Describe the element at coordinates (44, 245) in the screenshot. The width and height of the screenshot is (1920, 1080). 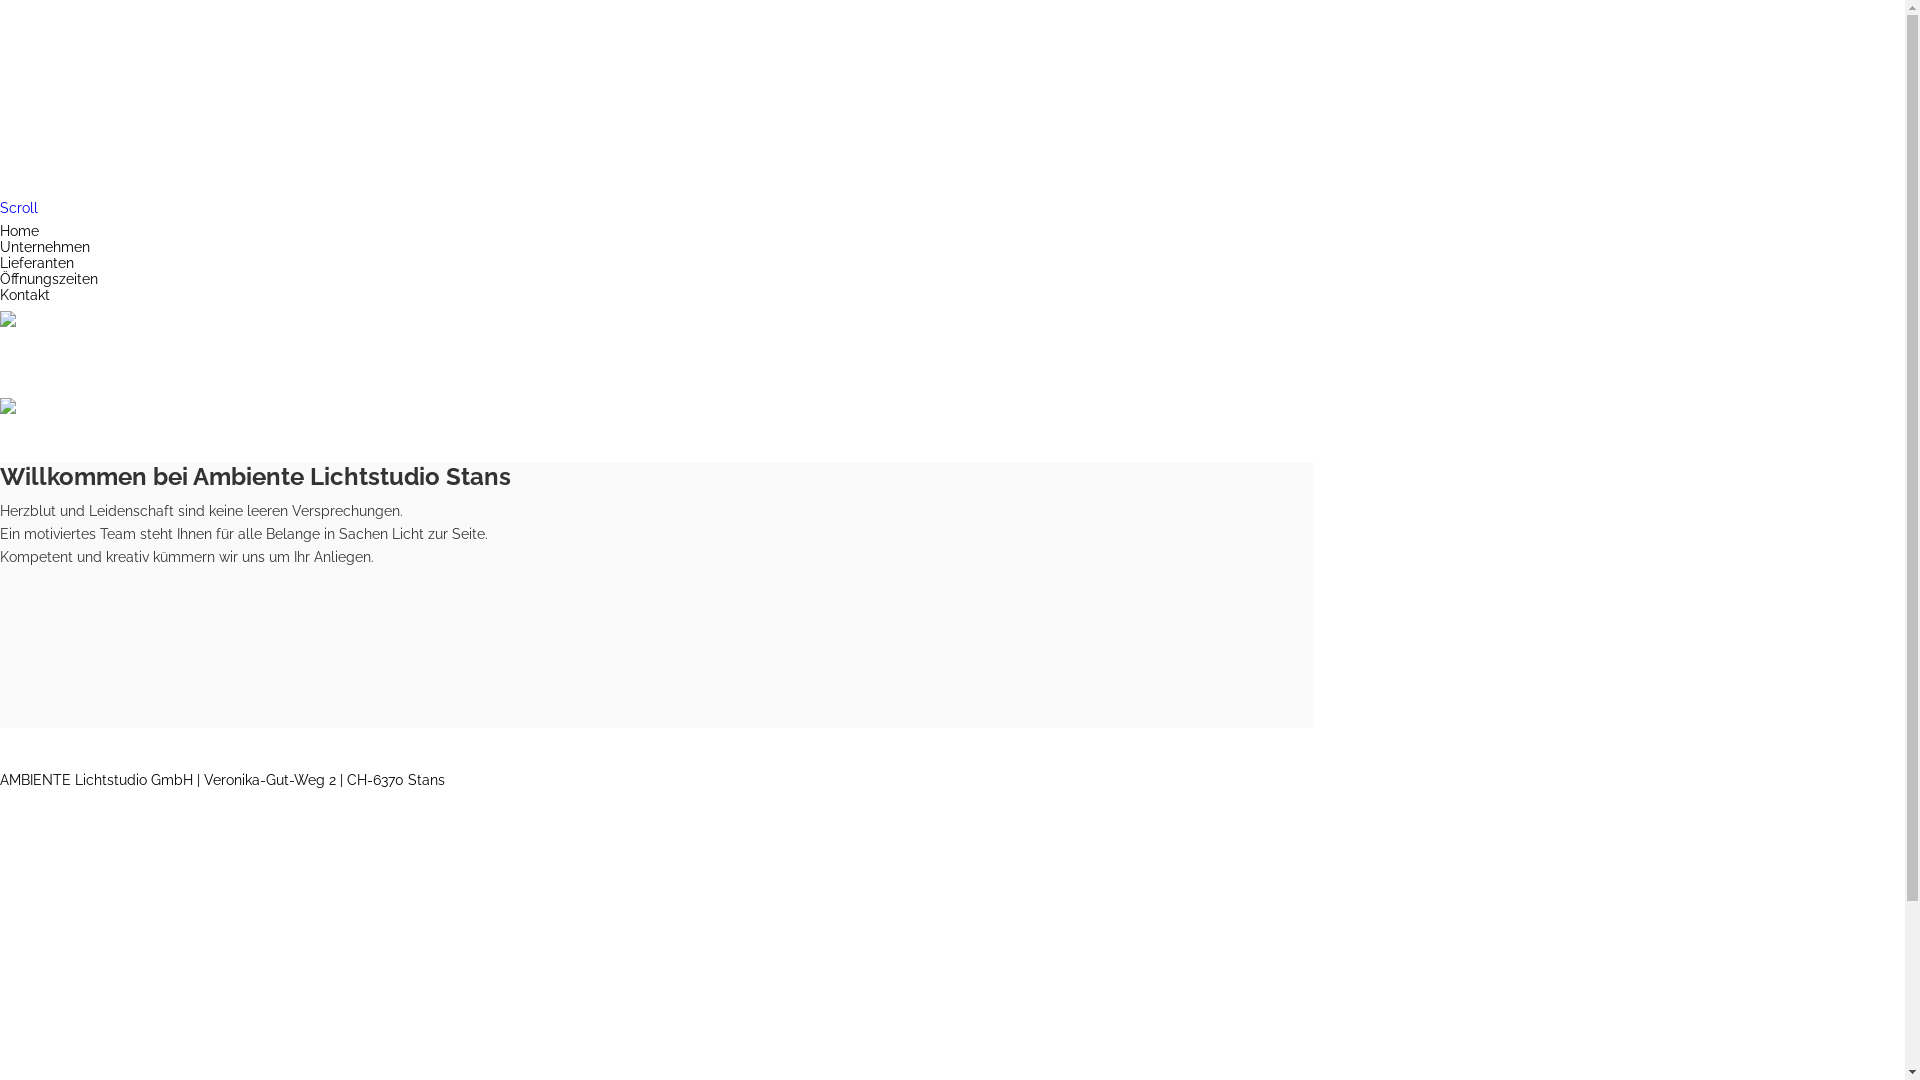
I see `'Unternehmen'` at that location.